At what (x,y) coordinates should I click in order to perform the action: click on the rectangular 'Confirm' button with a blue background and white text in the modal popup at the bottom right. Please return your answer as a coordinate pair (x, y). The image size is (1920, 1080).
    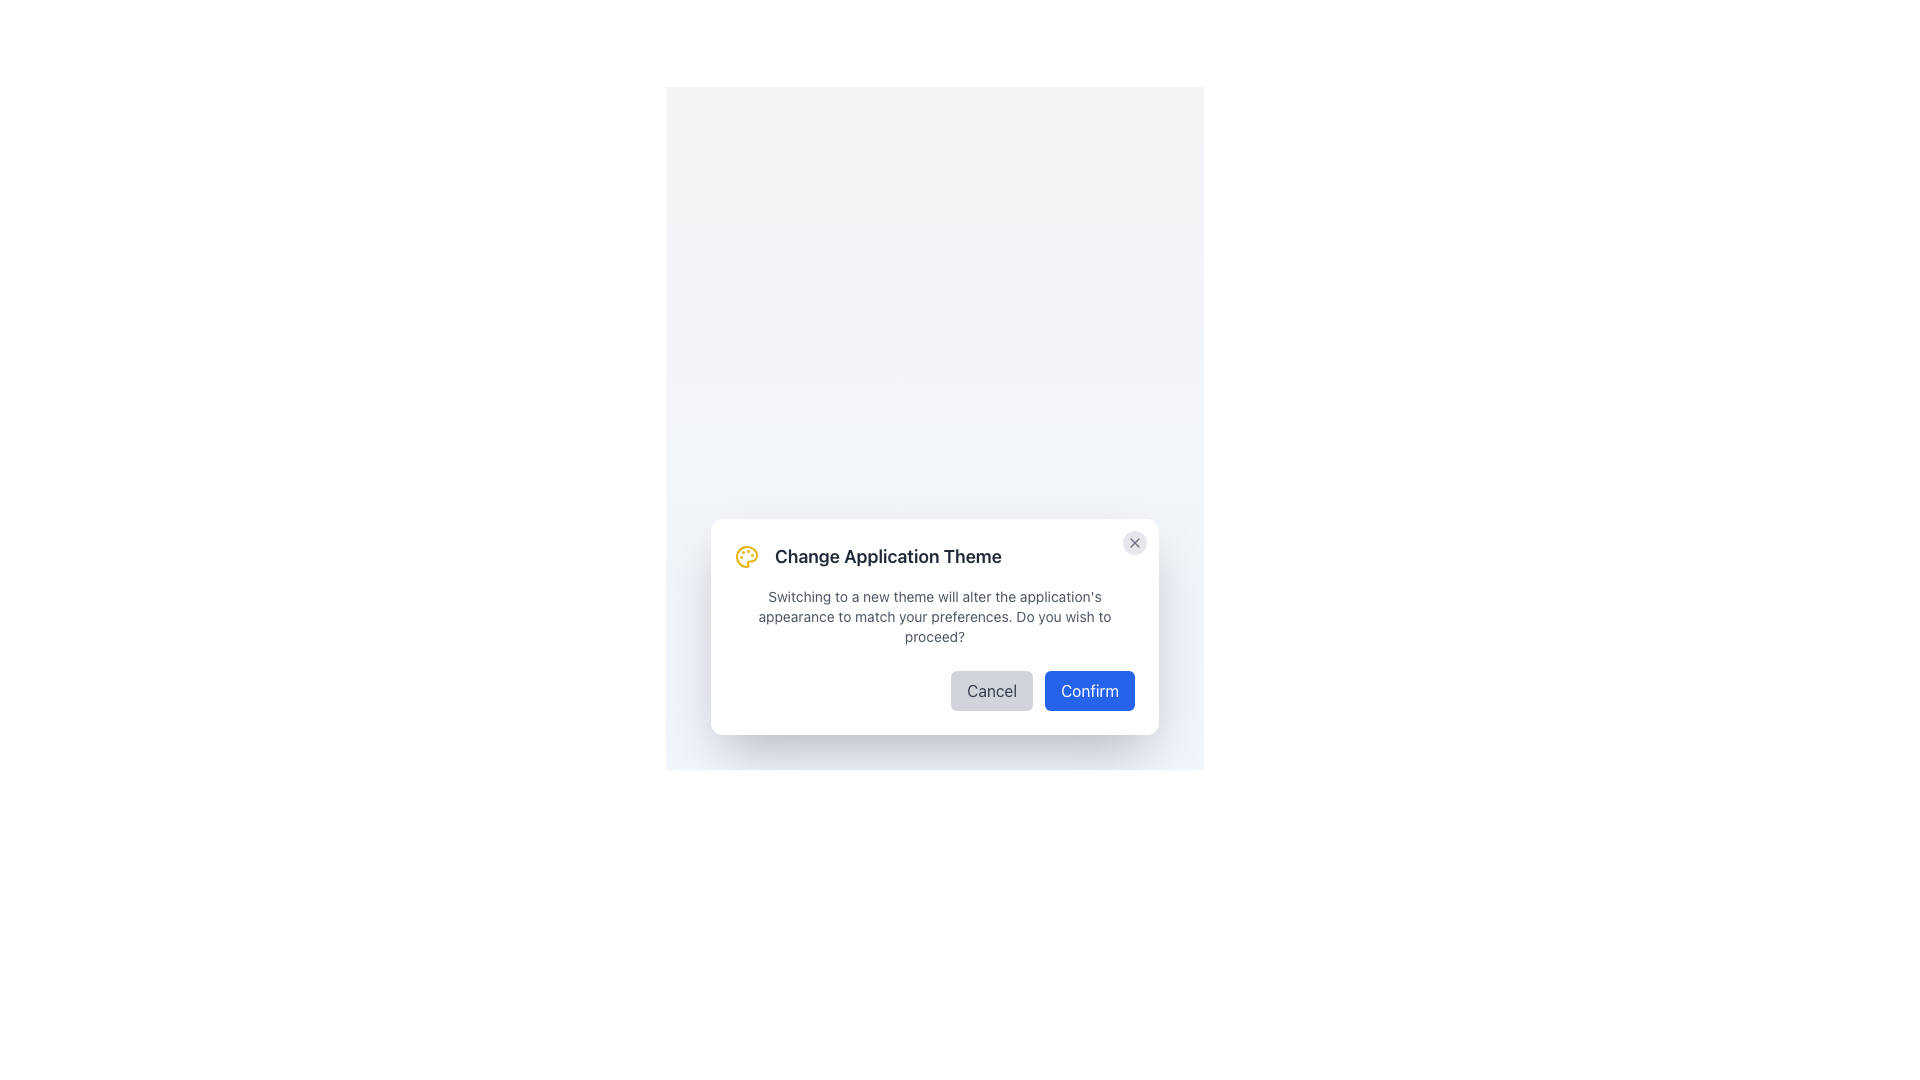
    Looking at the image, I should click on (1088, 689).